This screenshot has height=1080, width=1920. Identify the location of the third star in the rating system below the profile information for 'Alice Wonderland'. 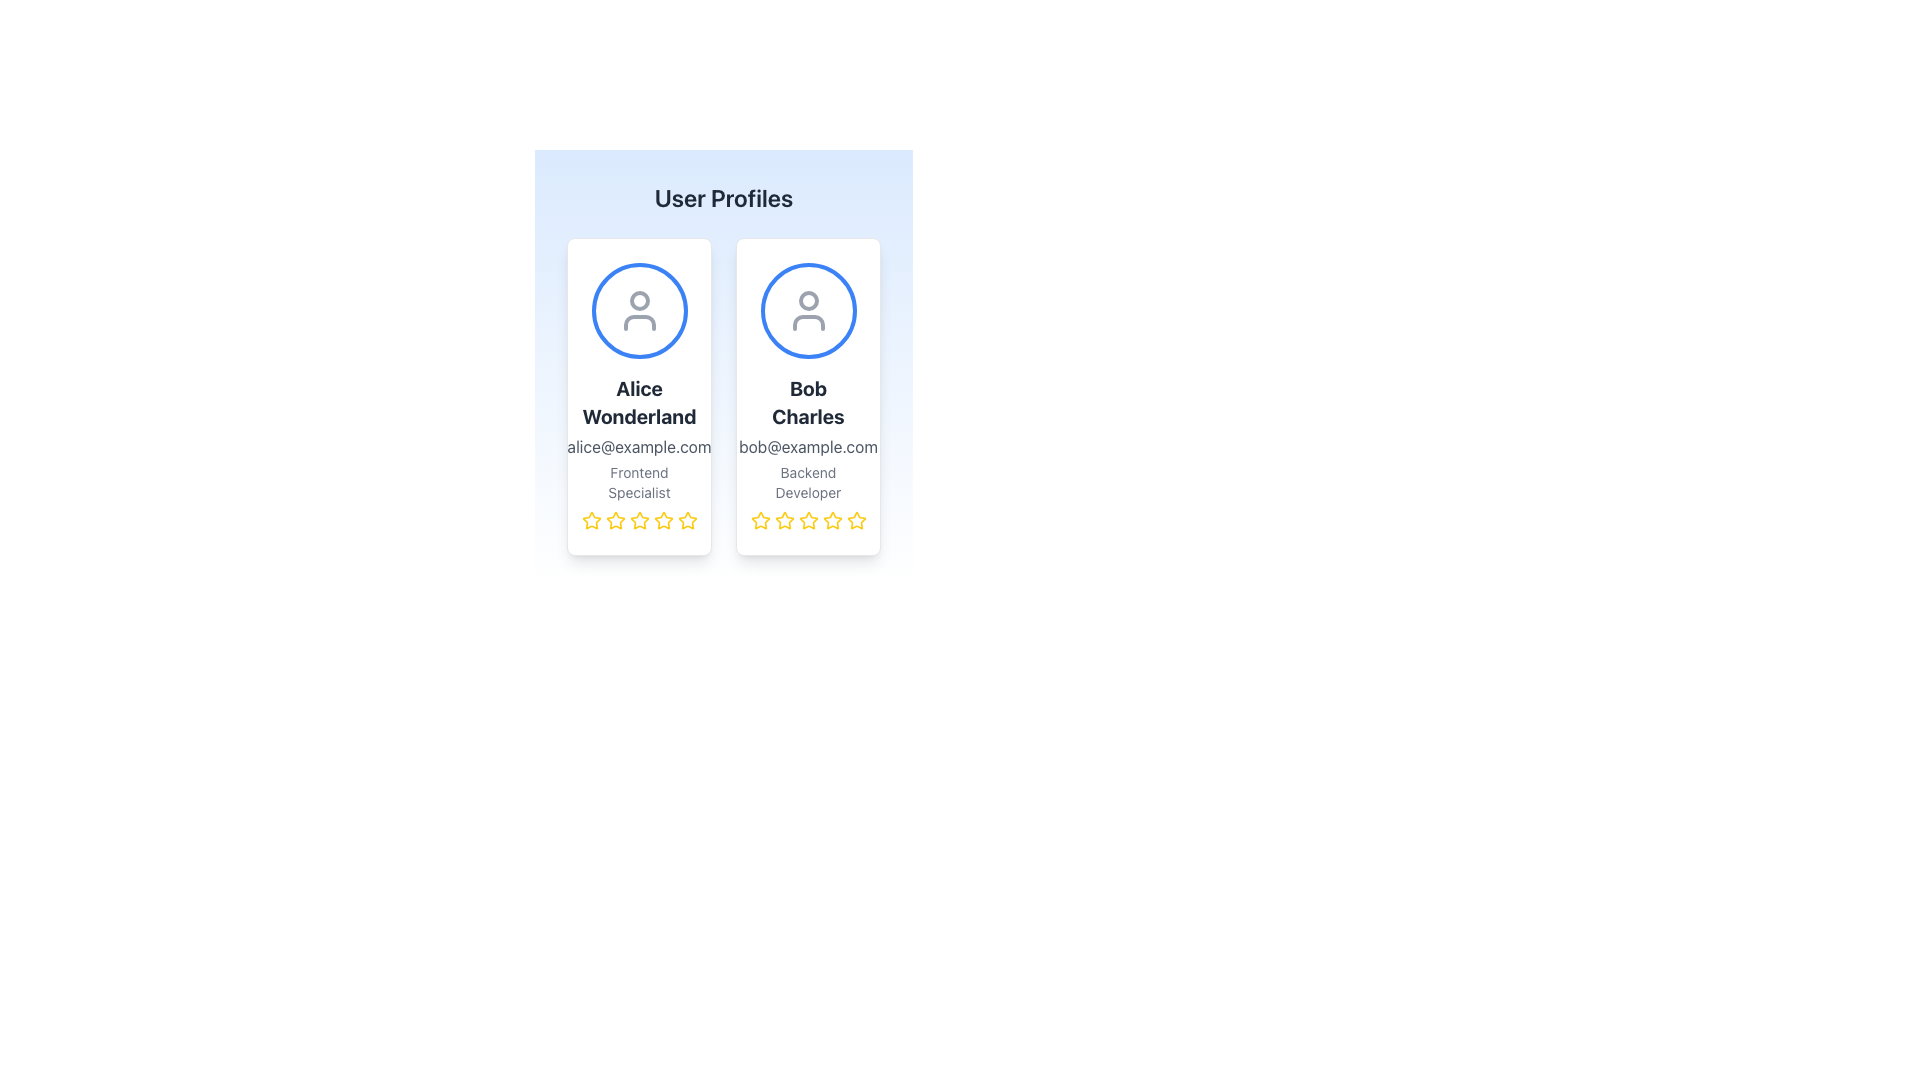
(638, 519).